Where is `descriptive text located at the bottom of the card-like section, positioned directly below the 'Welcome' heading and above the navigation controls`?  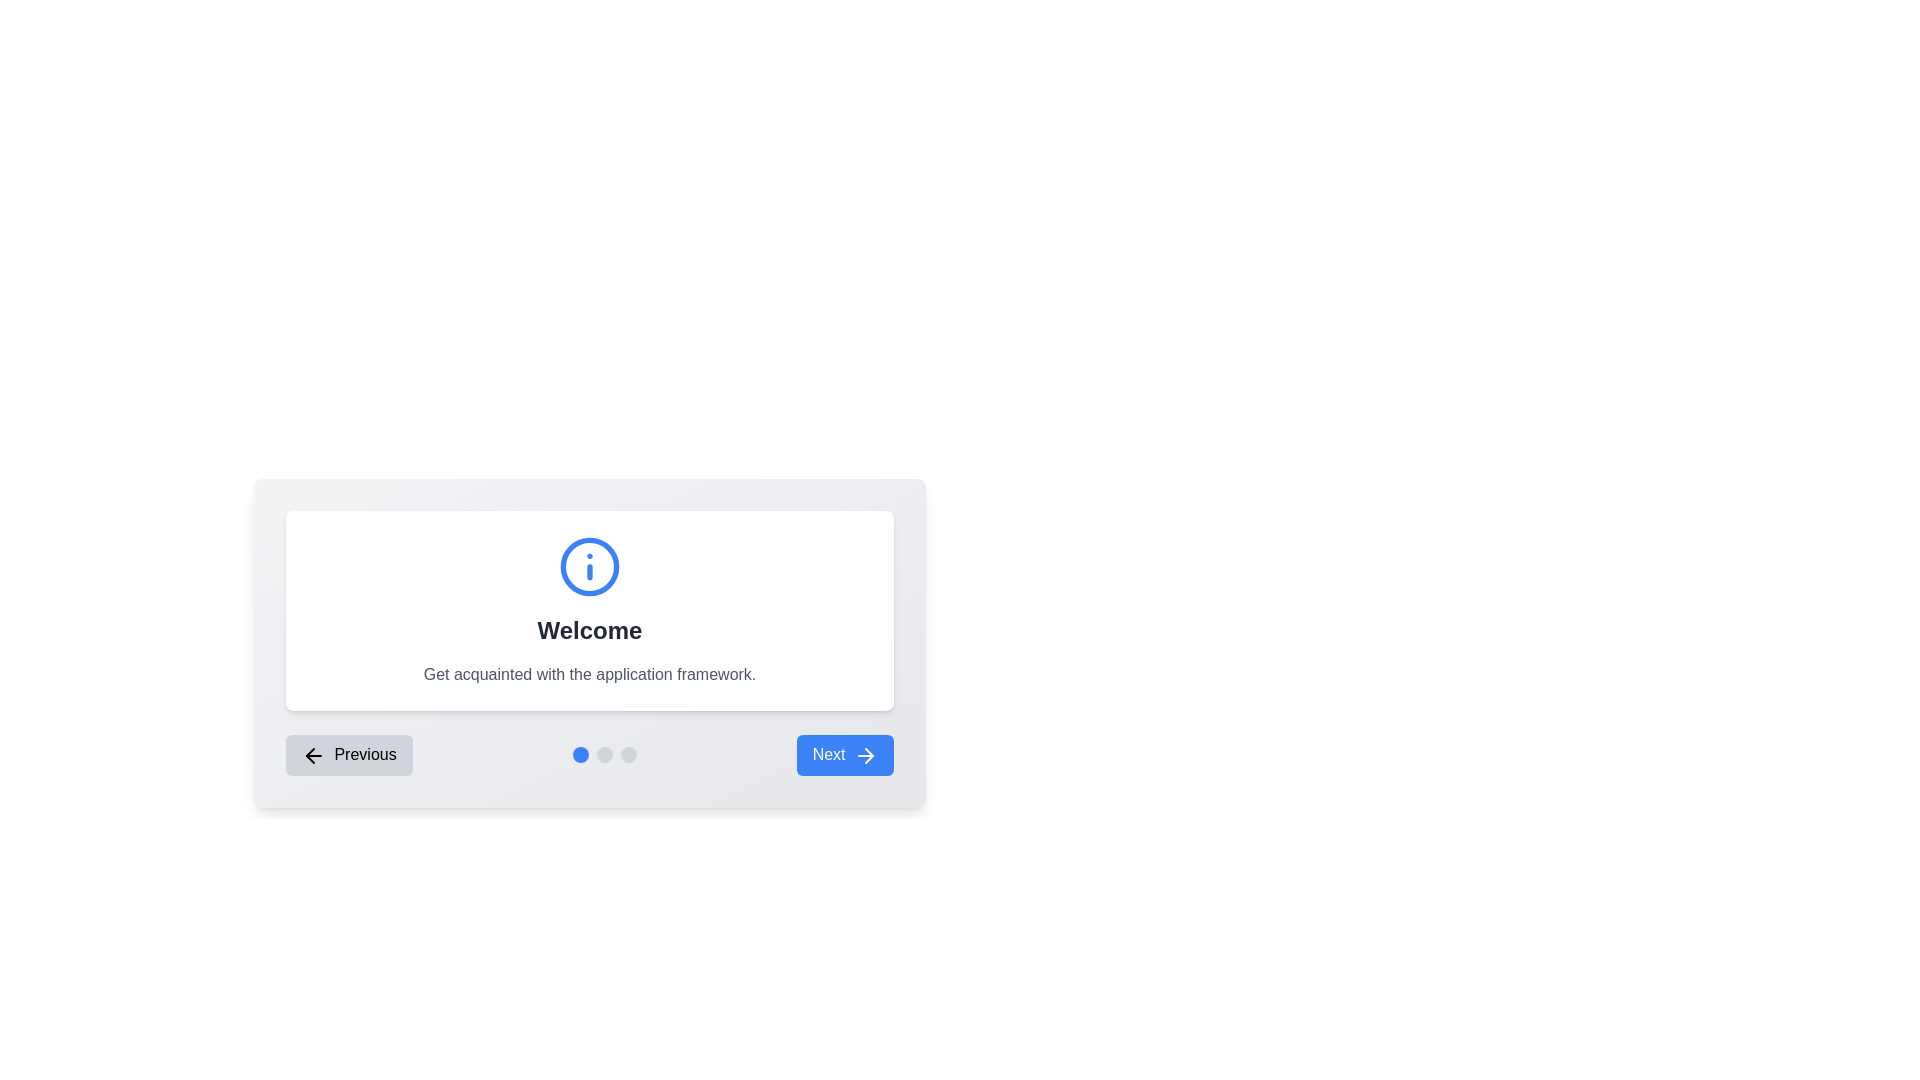
descriptive text located at the bottom of the card-like section, positioned directly below the 'Welcome' heading and above the navigation controls is located at coordinates (589, 675).